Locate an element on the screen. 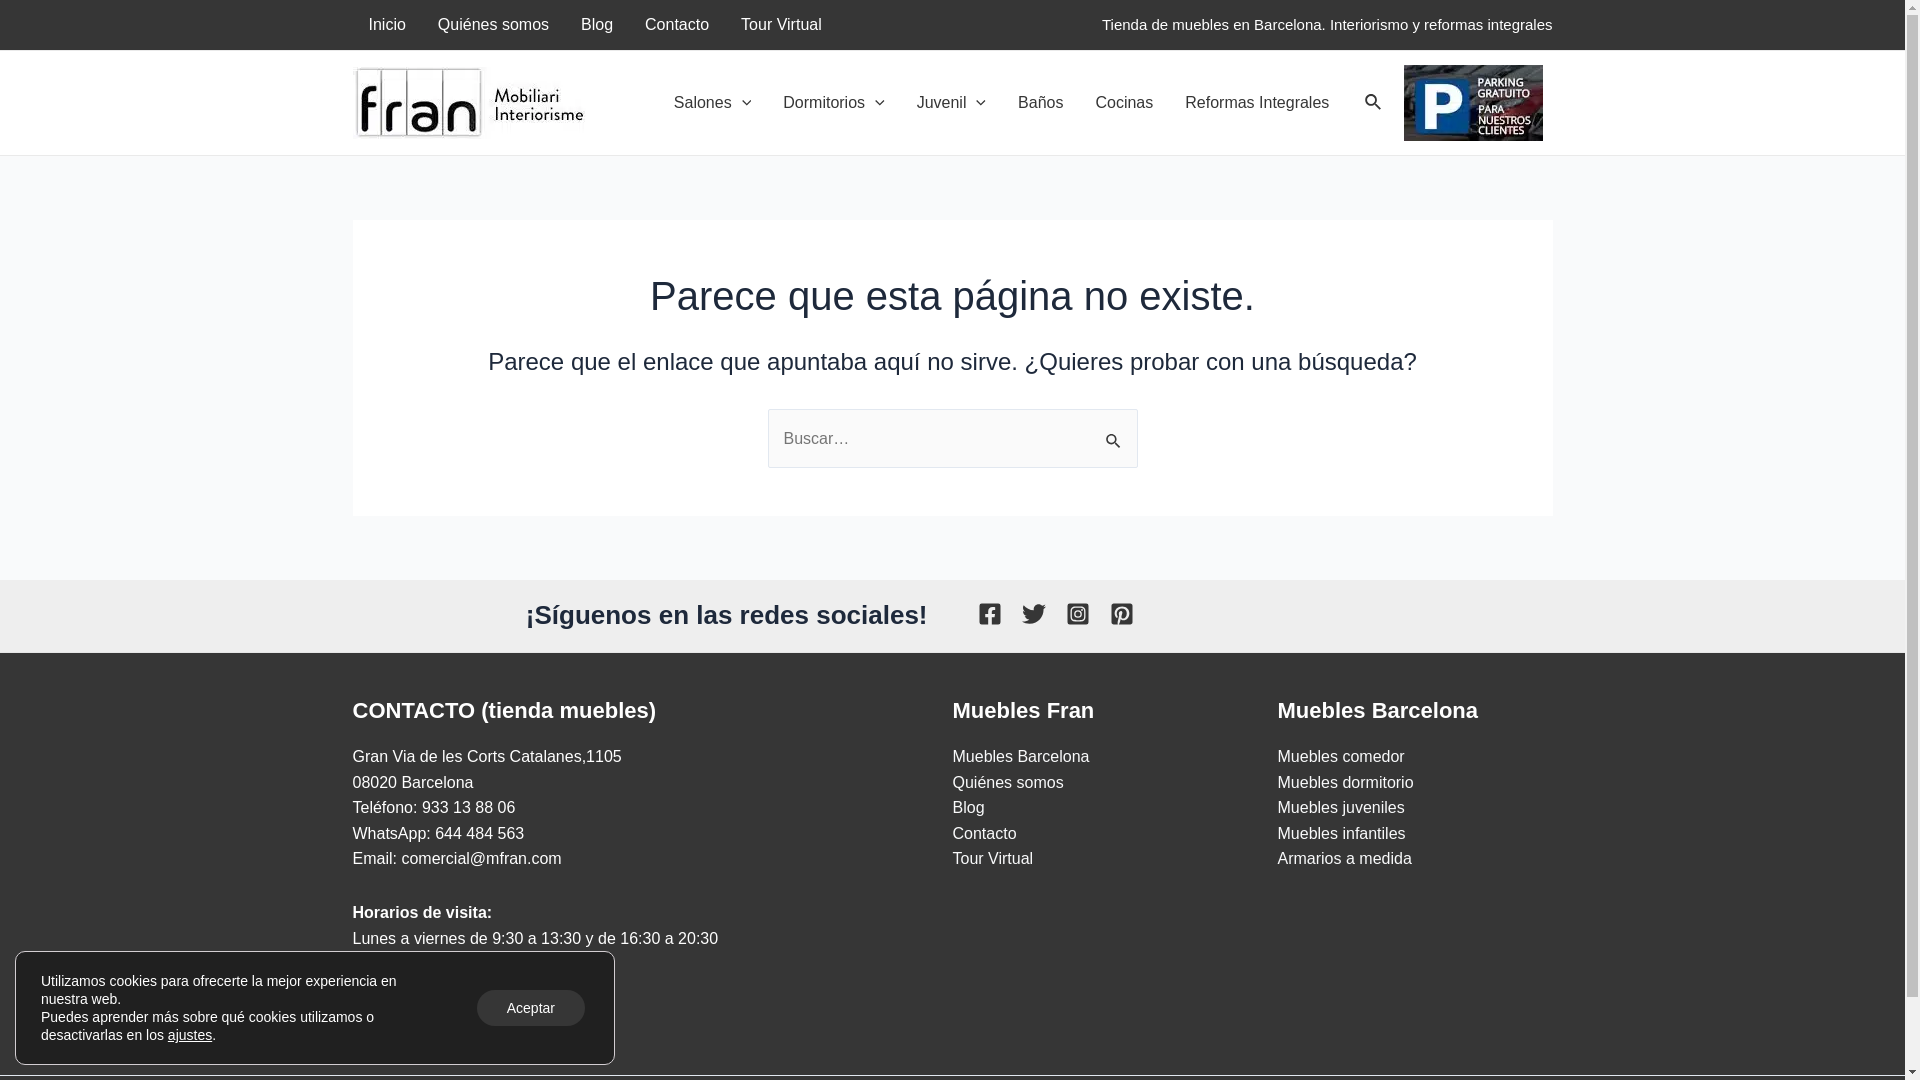  'Aceptar' is located at coordinates (531, 1007).